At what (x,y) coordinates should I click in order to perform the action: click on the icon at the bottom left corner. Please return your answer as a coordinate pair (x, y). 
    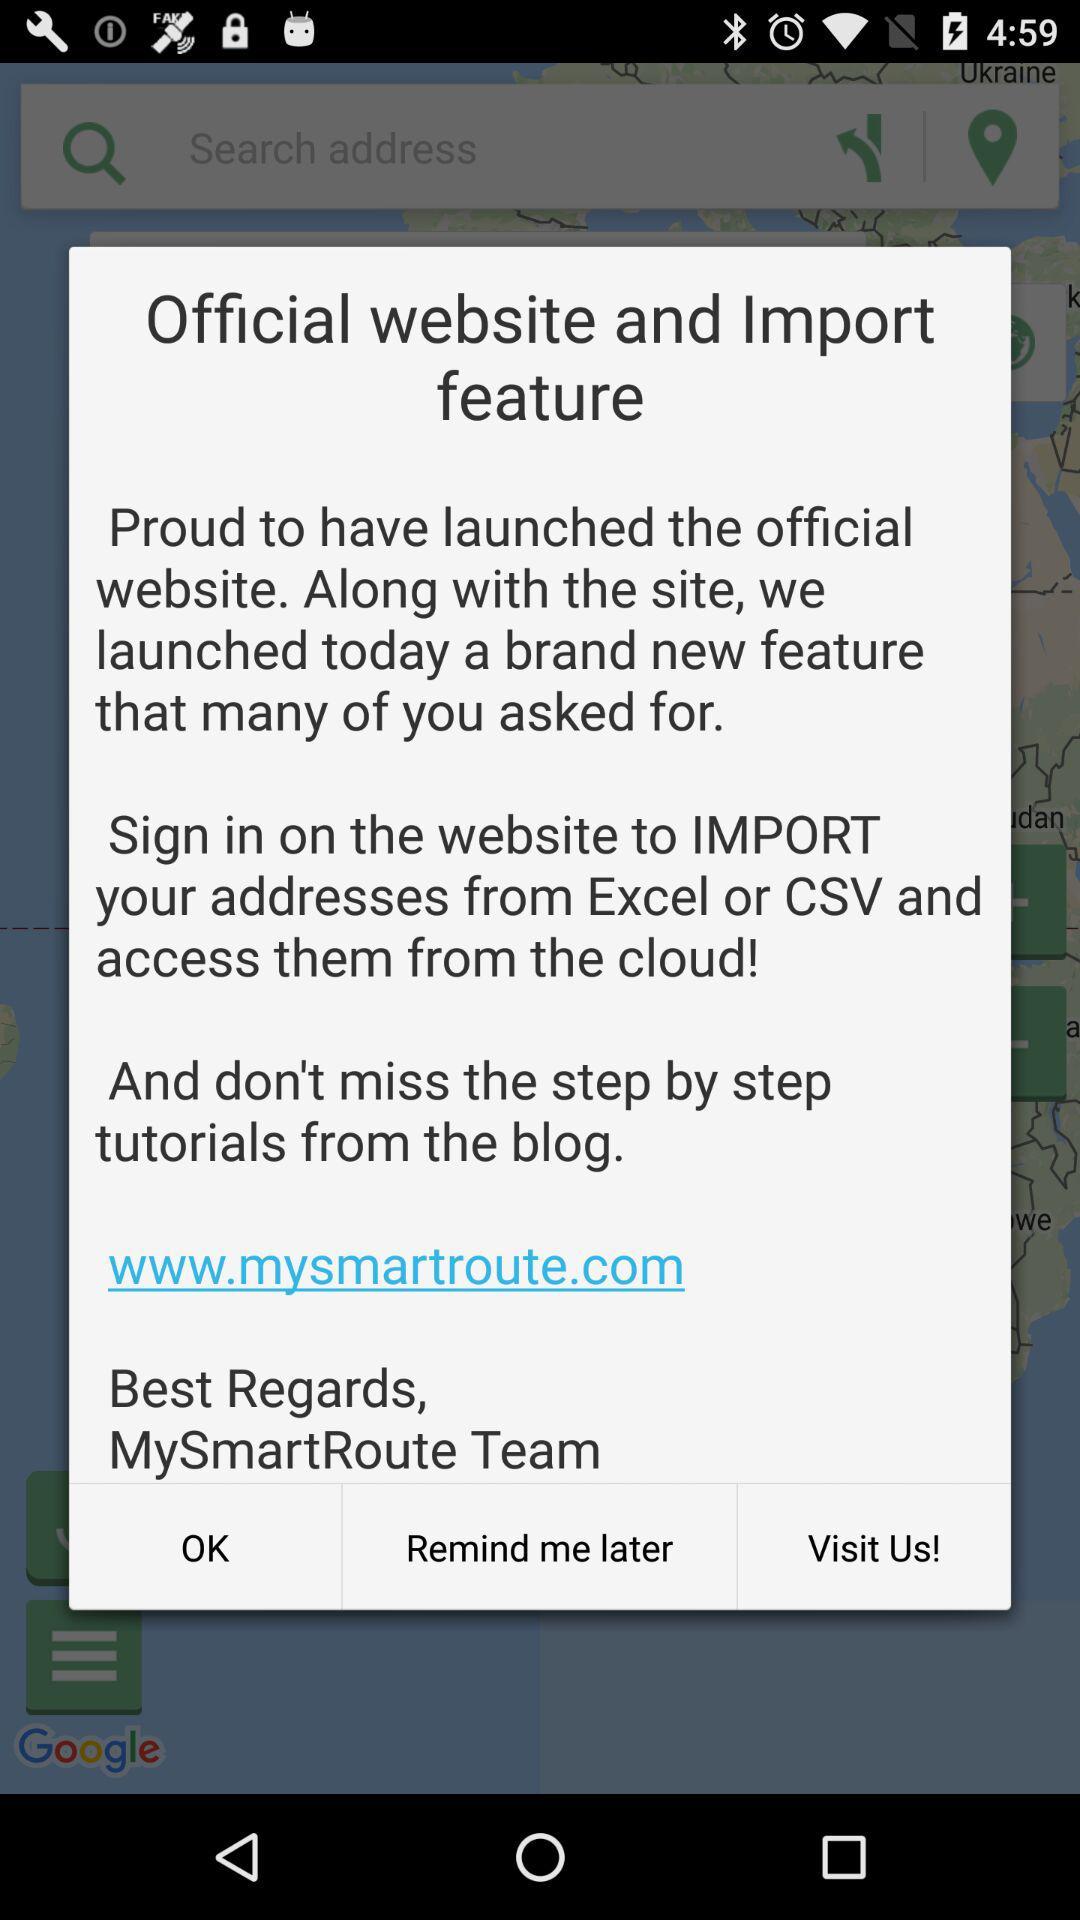
    Looking at the image, I should click on (205, 1546).